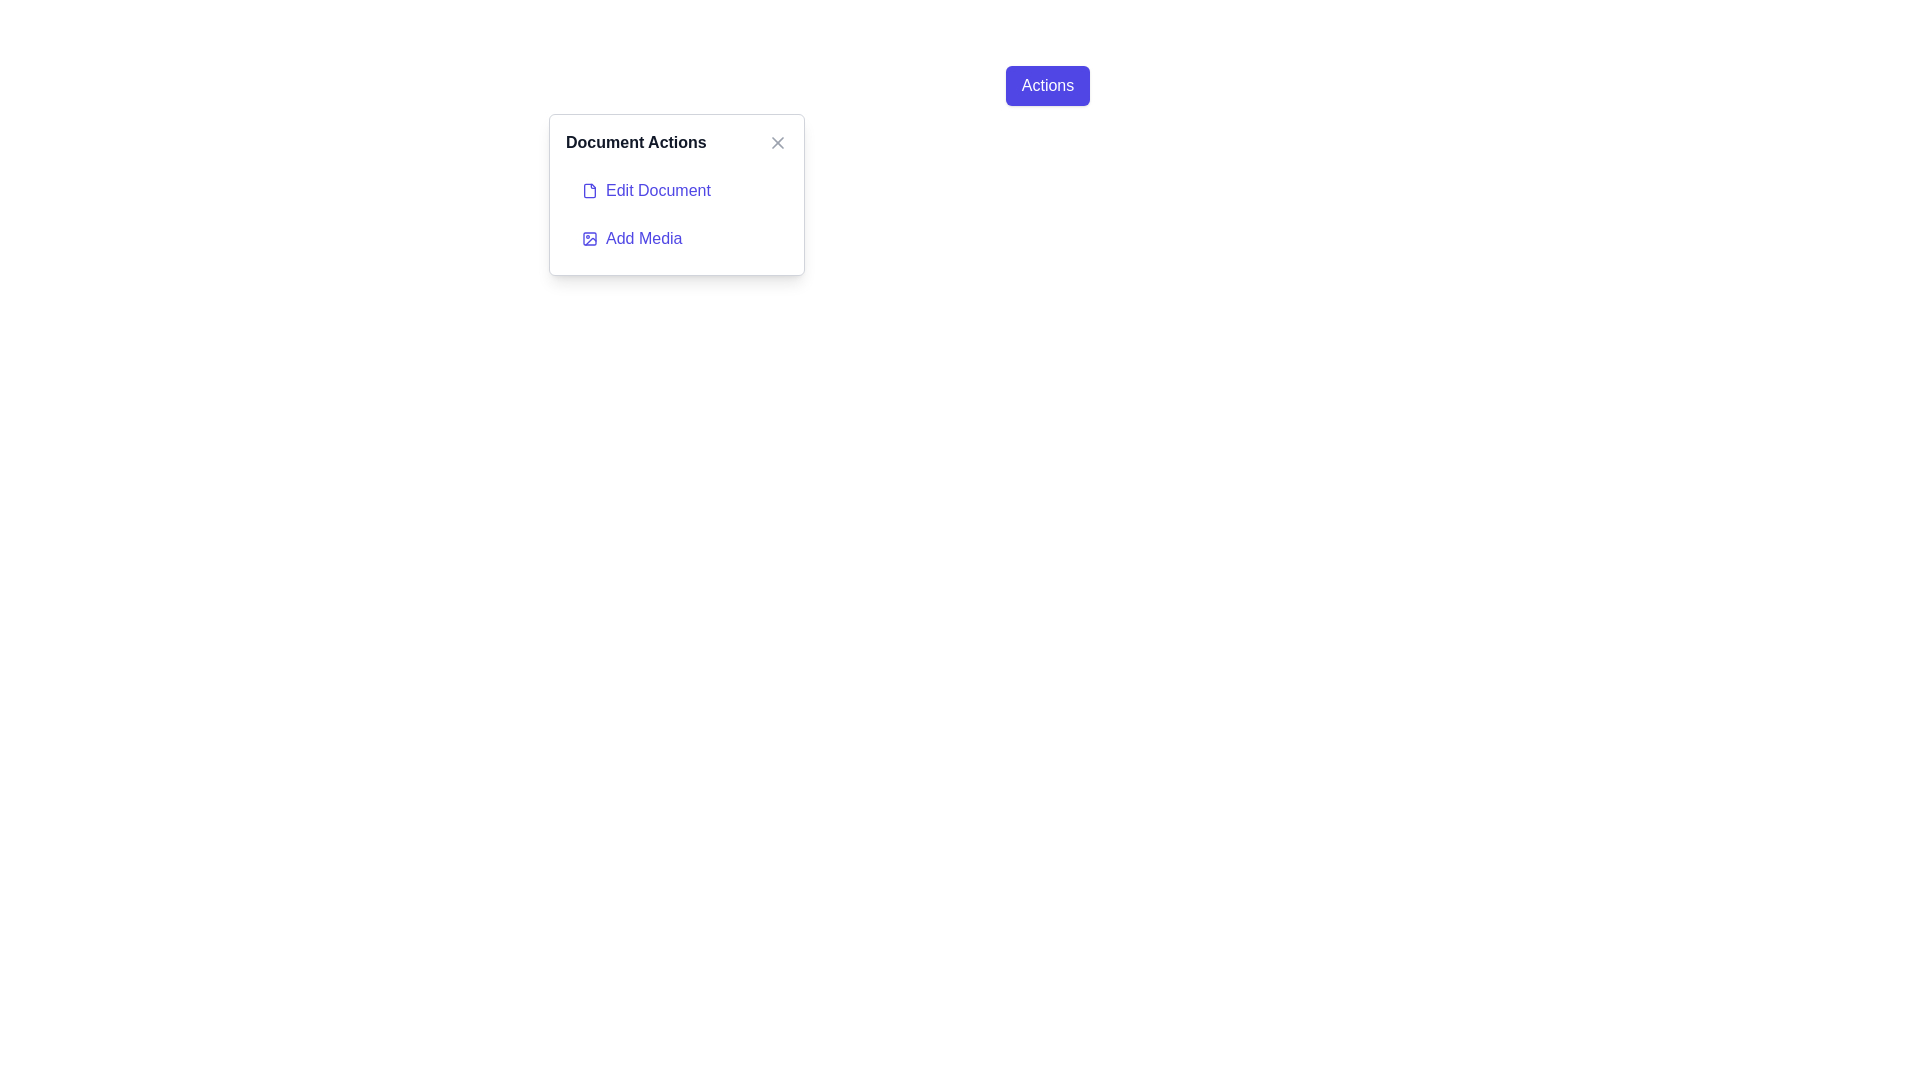  What do you see at coordinates (589, 191) in the screenshot?
I see `the document file icon located at the top left of the 'Document Actions' popup, which precedes the 'Edit Document' option` at bounding box center [589, 191].